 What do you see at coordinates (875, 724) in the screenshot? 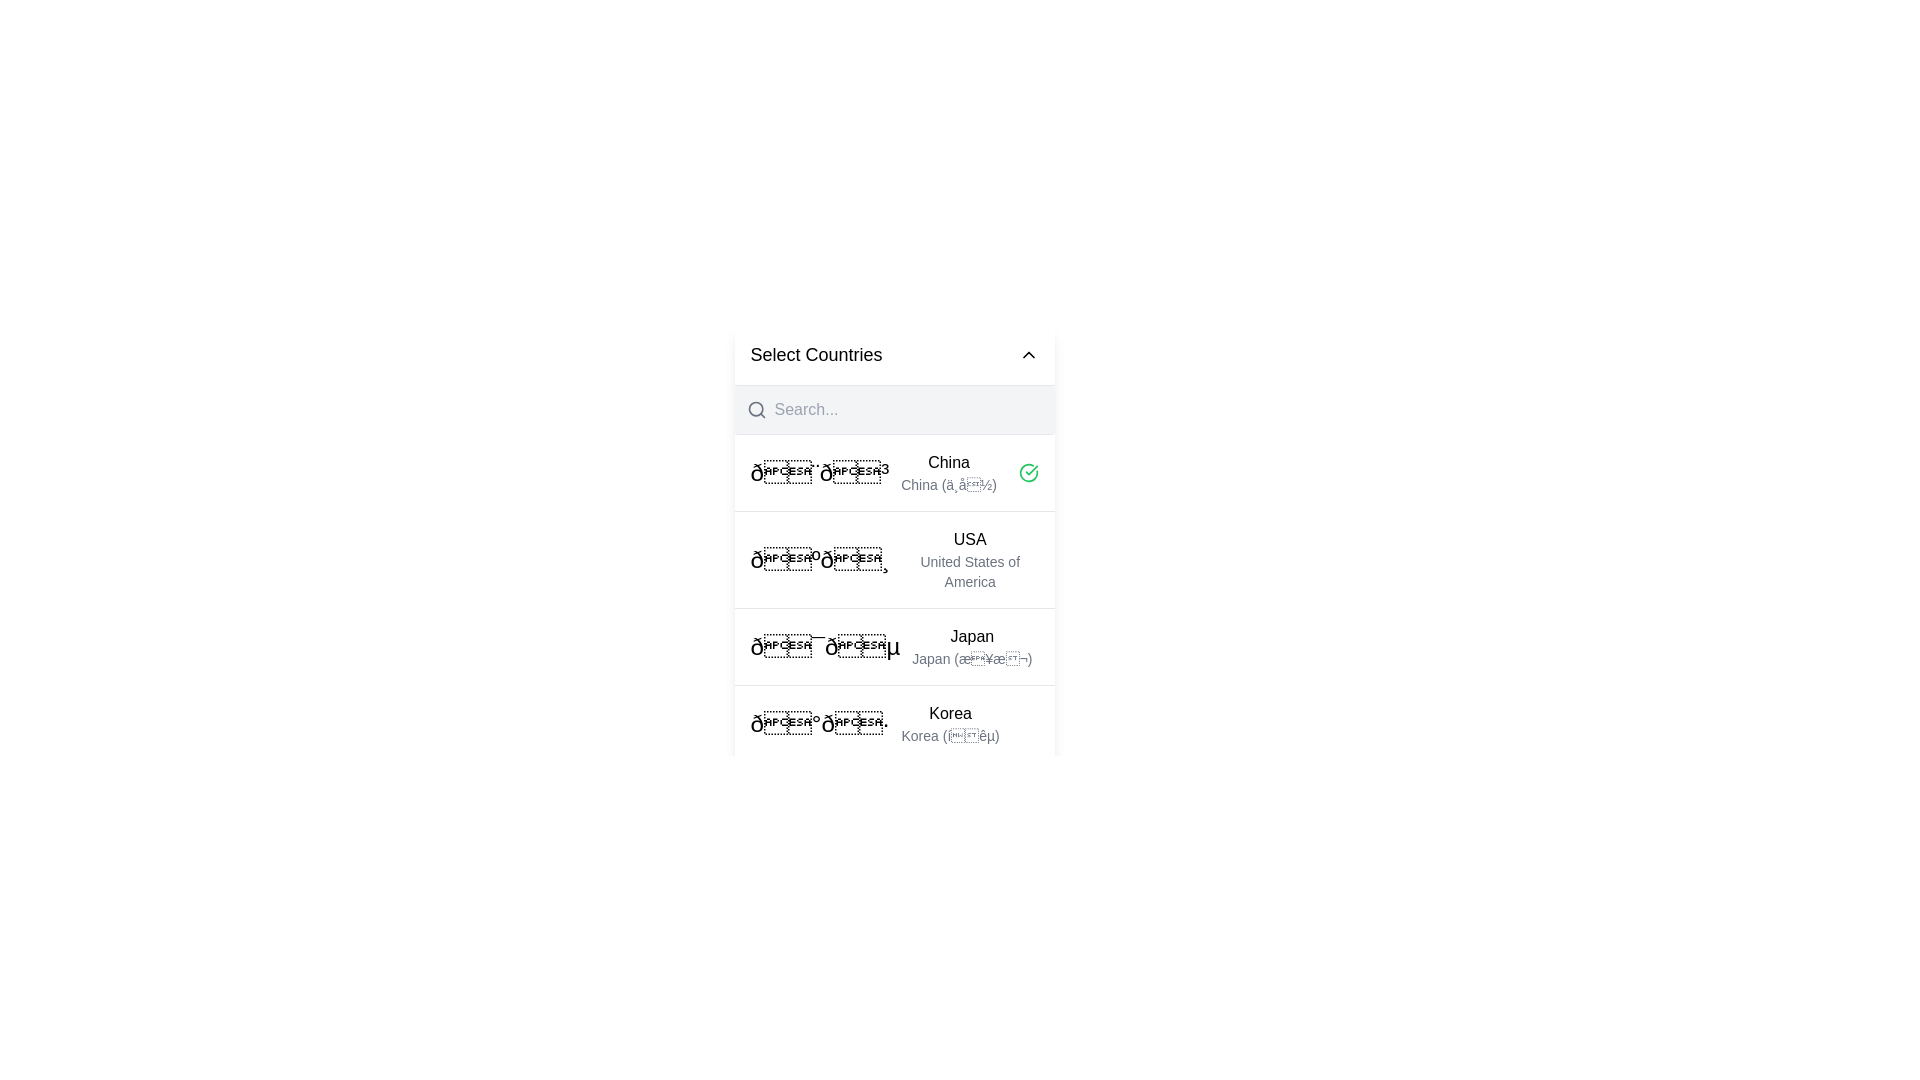
I see `the fourth selectable item in the country selection menu` at bounding box center [875, 724].